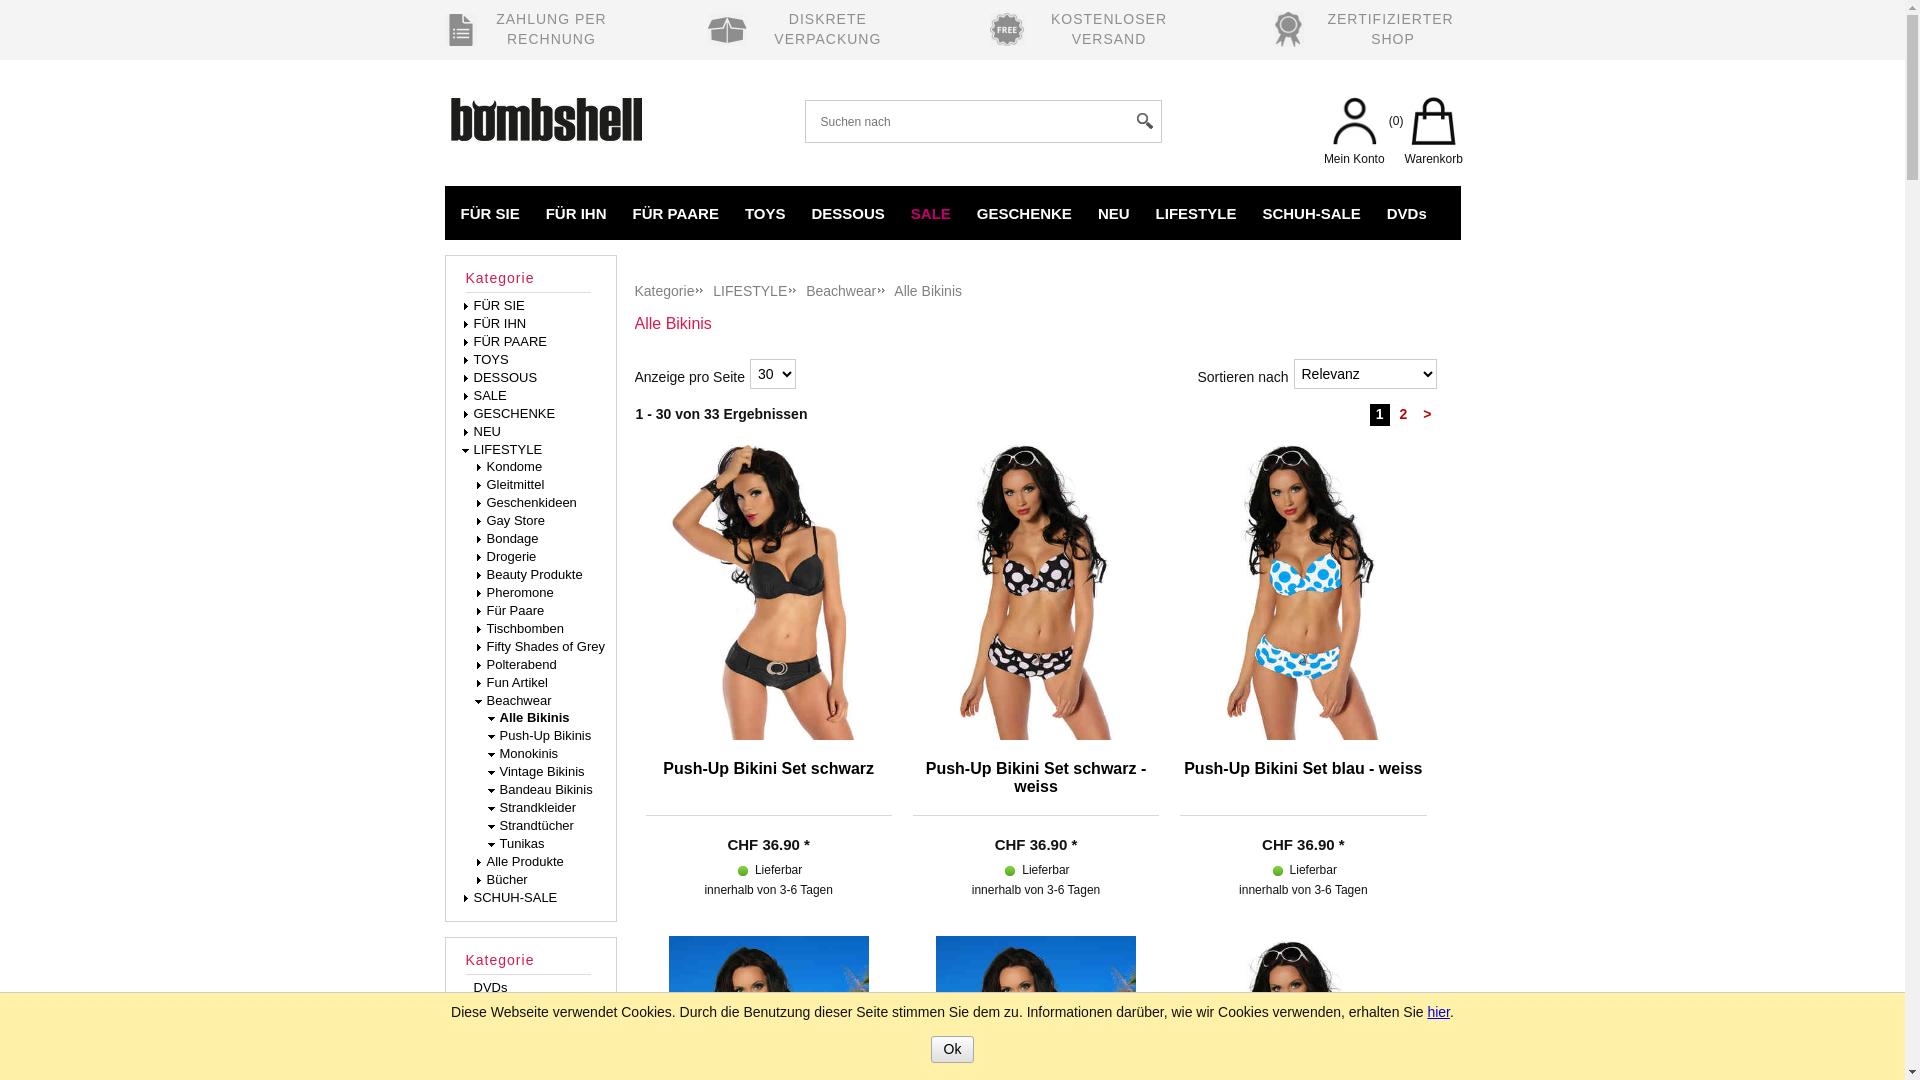 This screenshot has height=1080, width=1920. Describe the element at coordinates (553, 108) in the screenshot. I see `'Bombshell Erotikshop'` at that location.